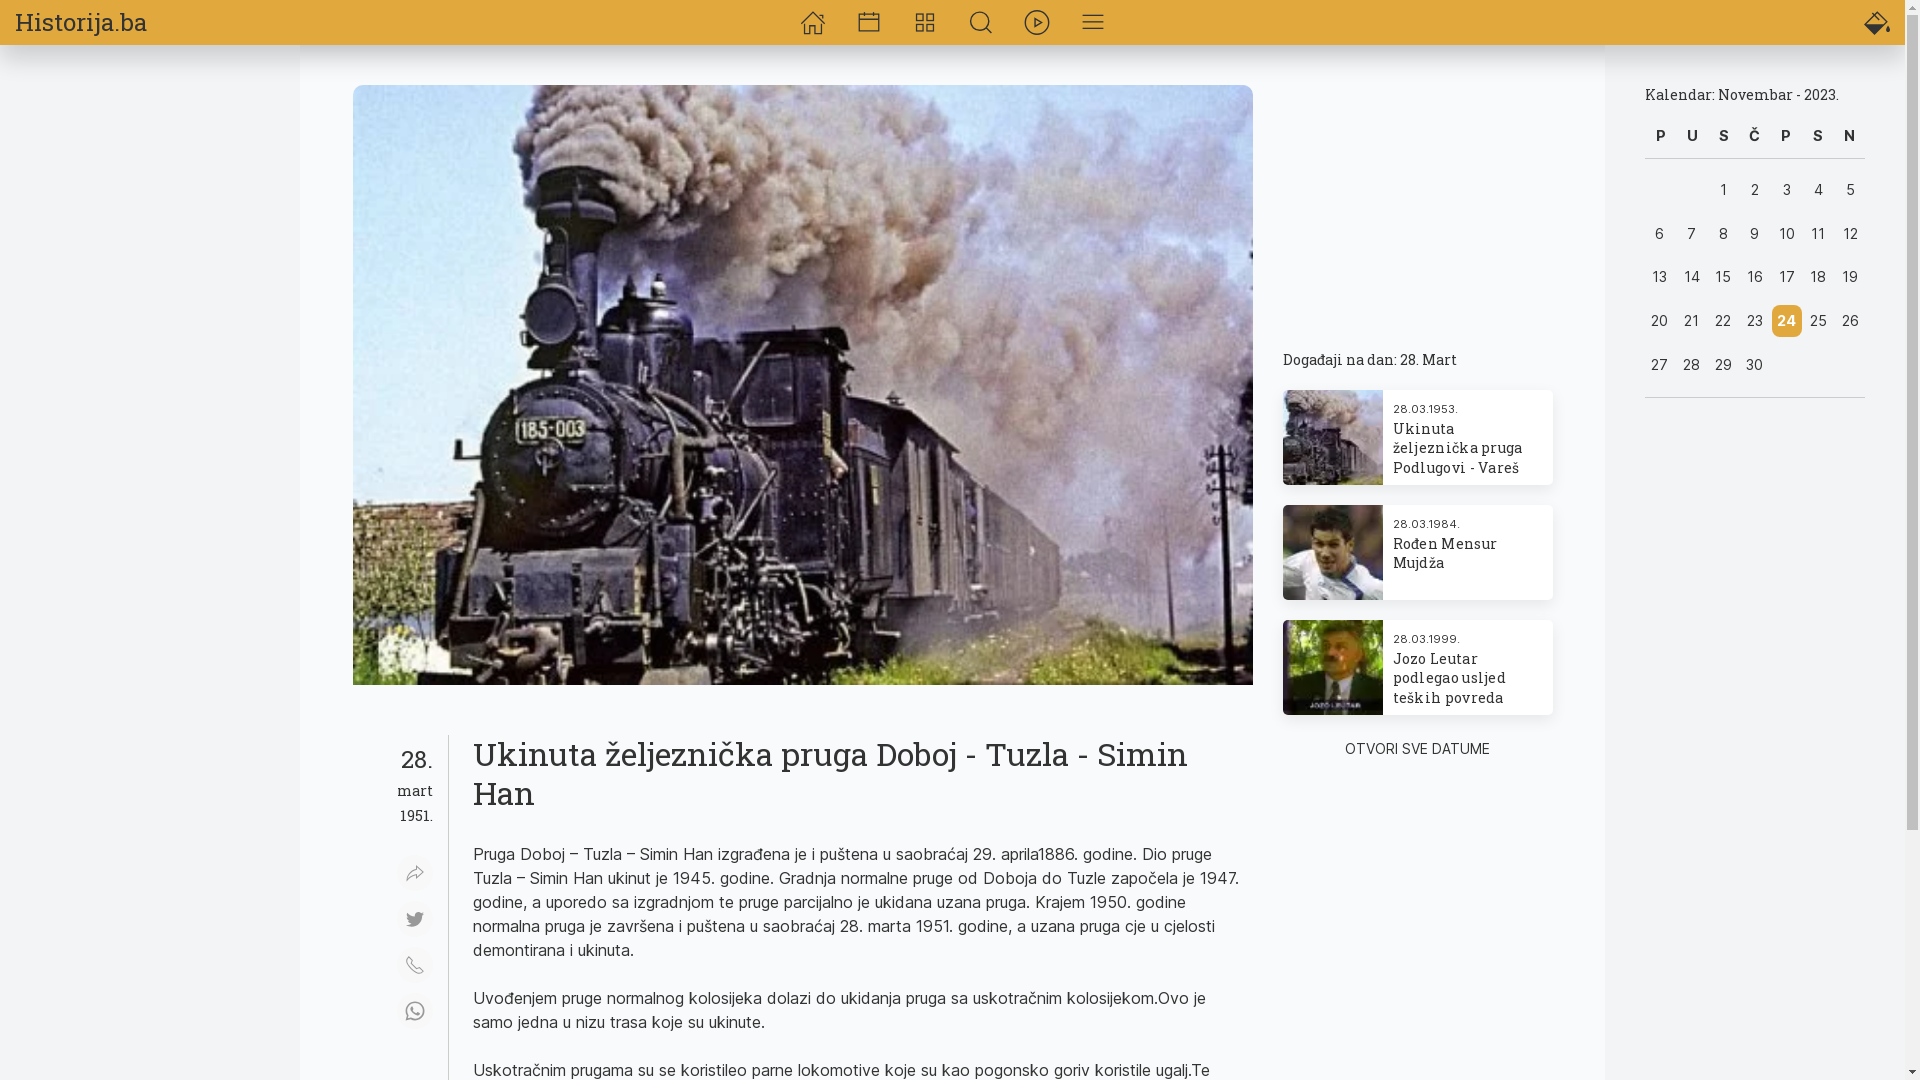 Image resolution: width=1920 pixels, height=1080 pixels. I want to click on '11', so click(1804, 233).